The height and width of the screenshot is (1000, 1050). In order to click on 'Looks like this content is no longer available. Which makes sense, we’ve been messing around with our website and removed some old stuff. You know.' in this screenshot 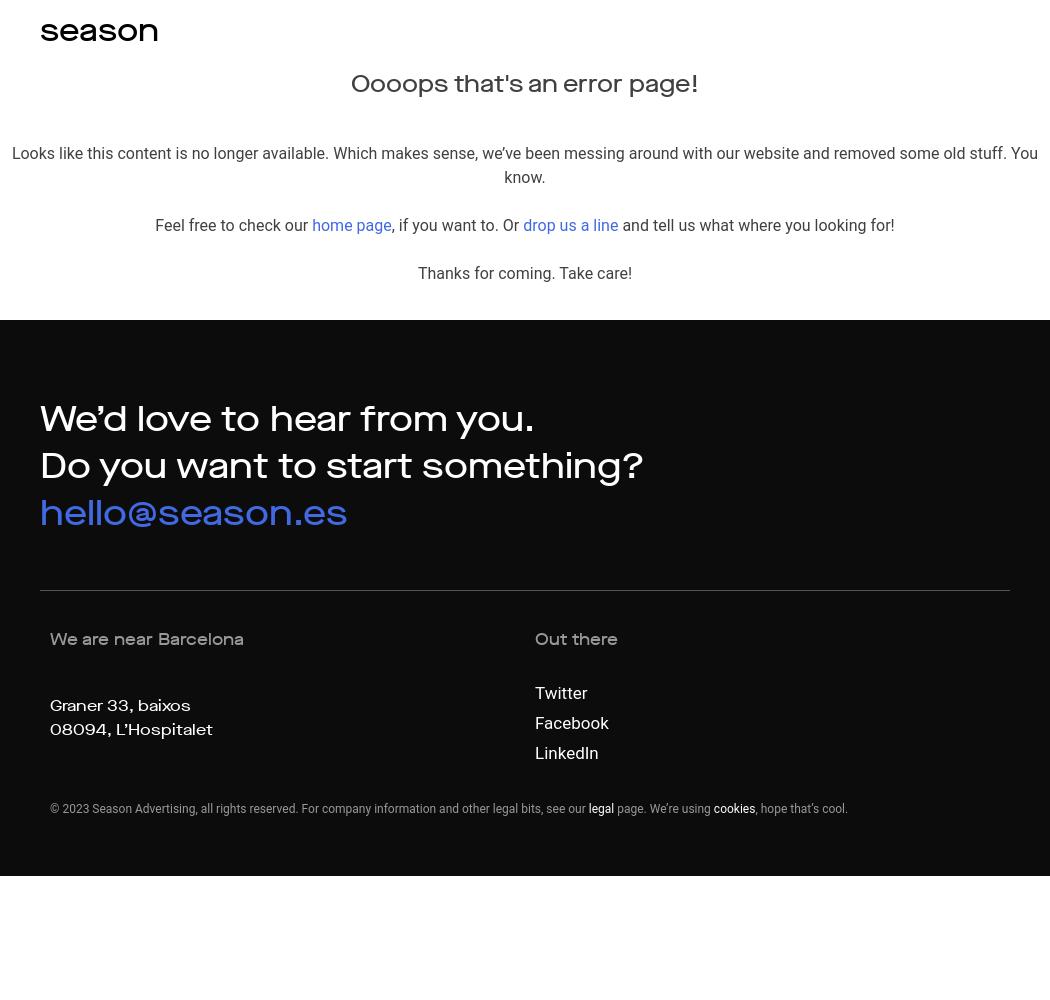, I will do `click(523, 165)`.